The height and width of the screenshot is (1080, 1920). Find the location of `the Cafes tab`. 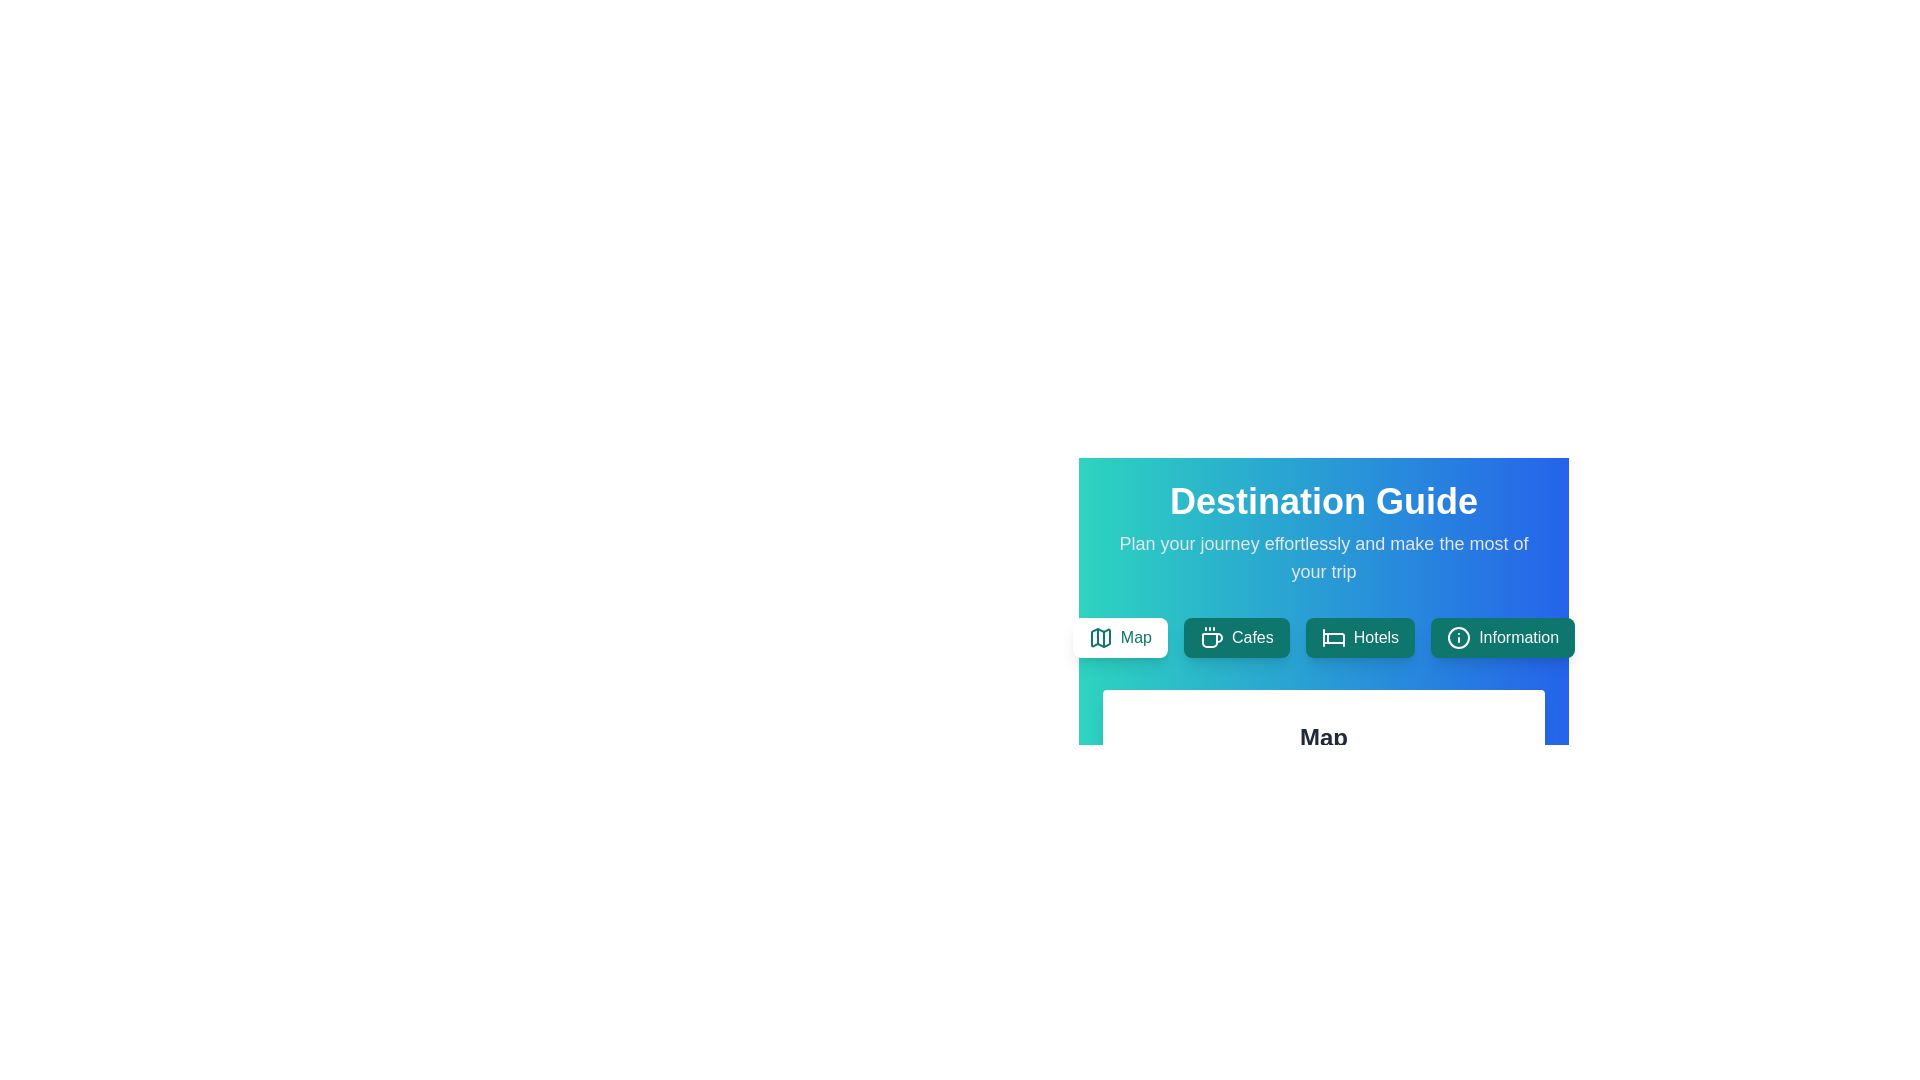

the Cafes tab is located at coordinates (1235, 637).